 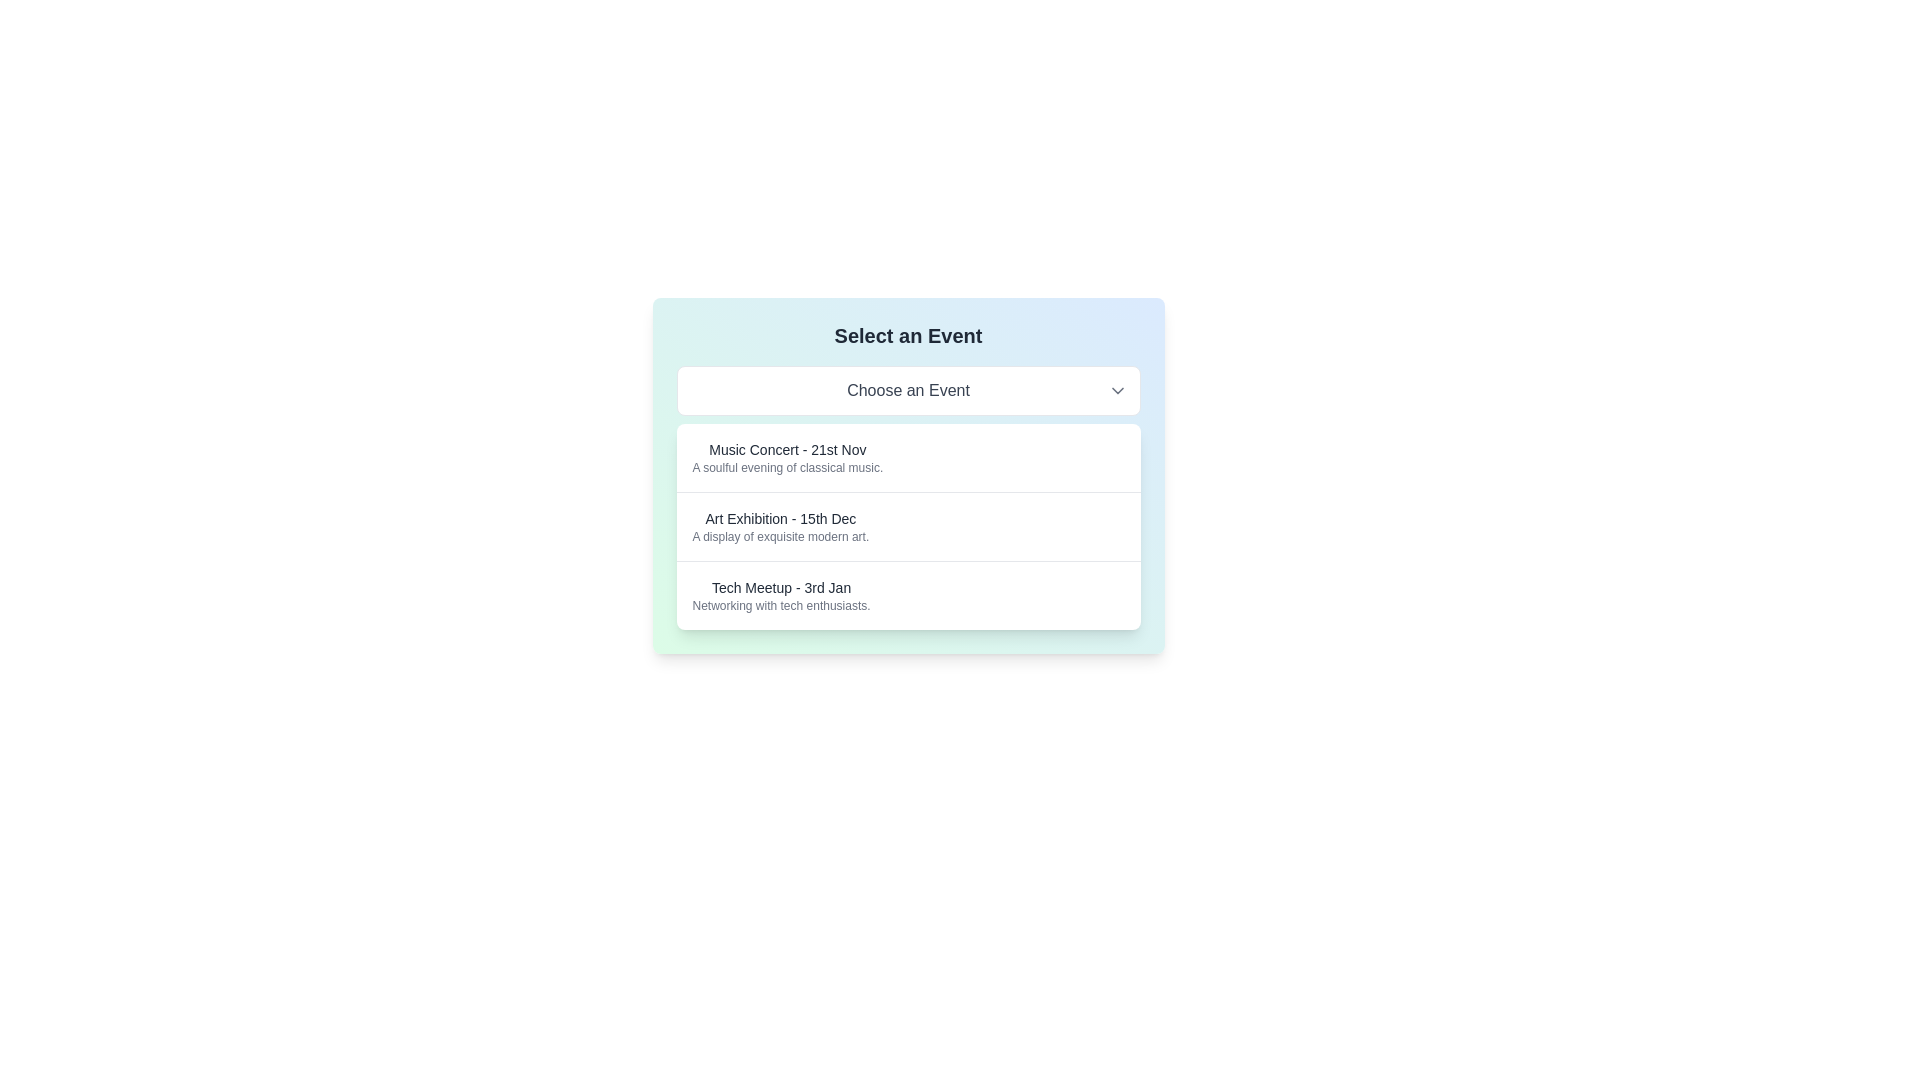 I want to click on the card-like display element reading 'Music Concert - 21st Nov', so click(x=907, y=475).